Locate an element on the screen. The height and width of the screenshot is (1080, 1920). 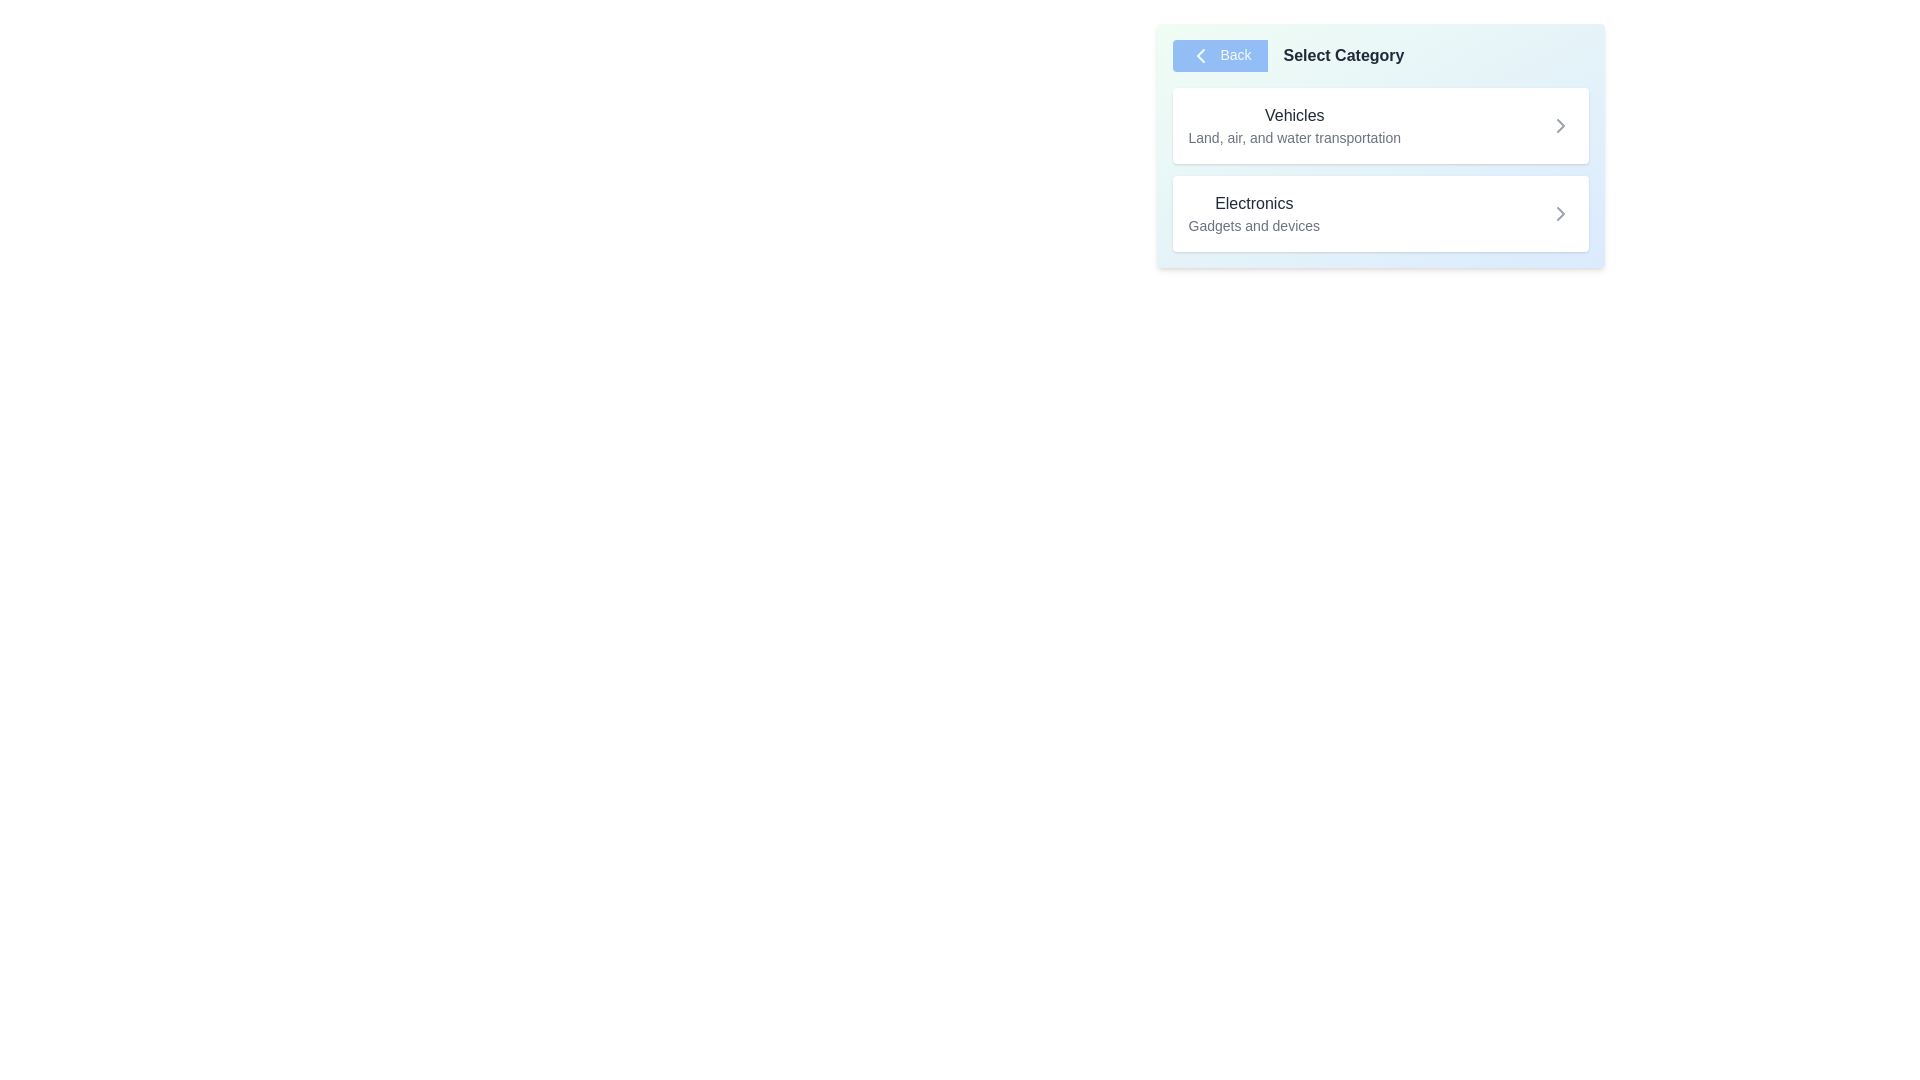
the right-facing chevron icon located at the end of the 'Electronics' list item is located at coordinates (1559, 213).